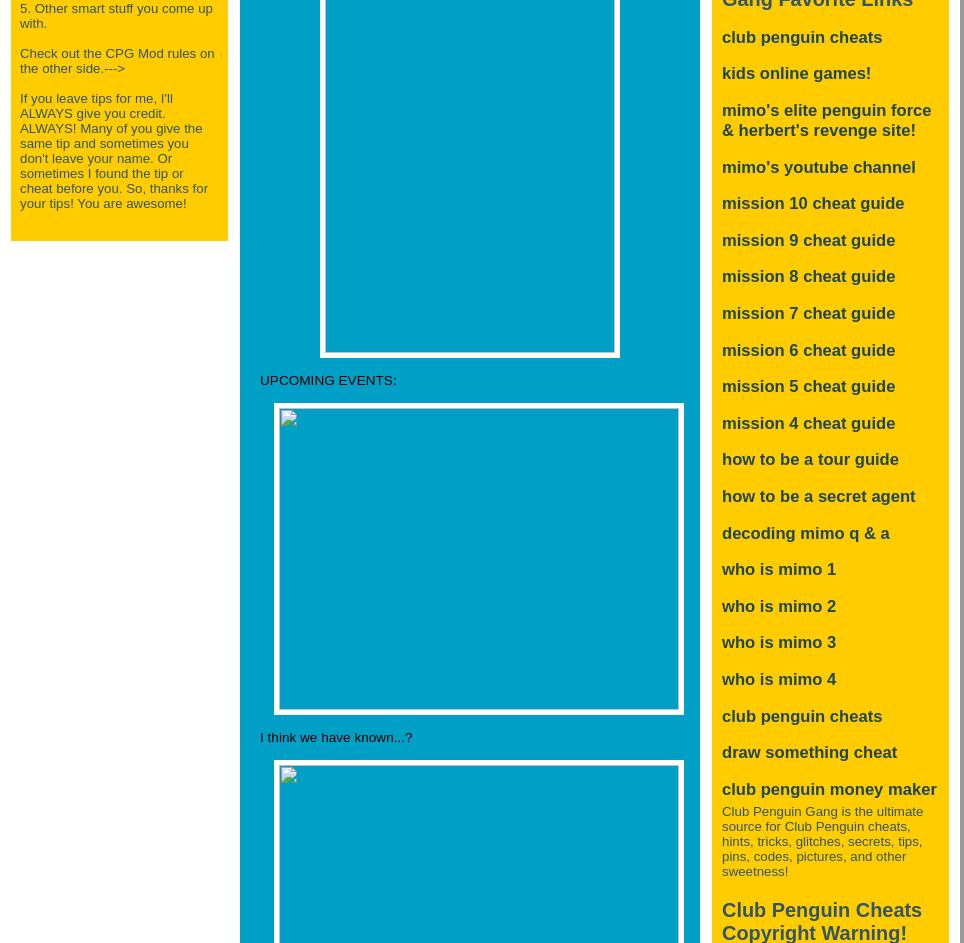  I want to click on 'Q & A', so click(869, 532).